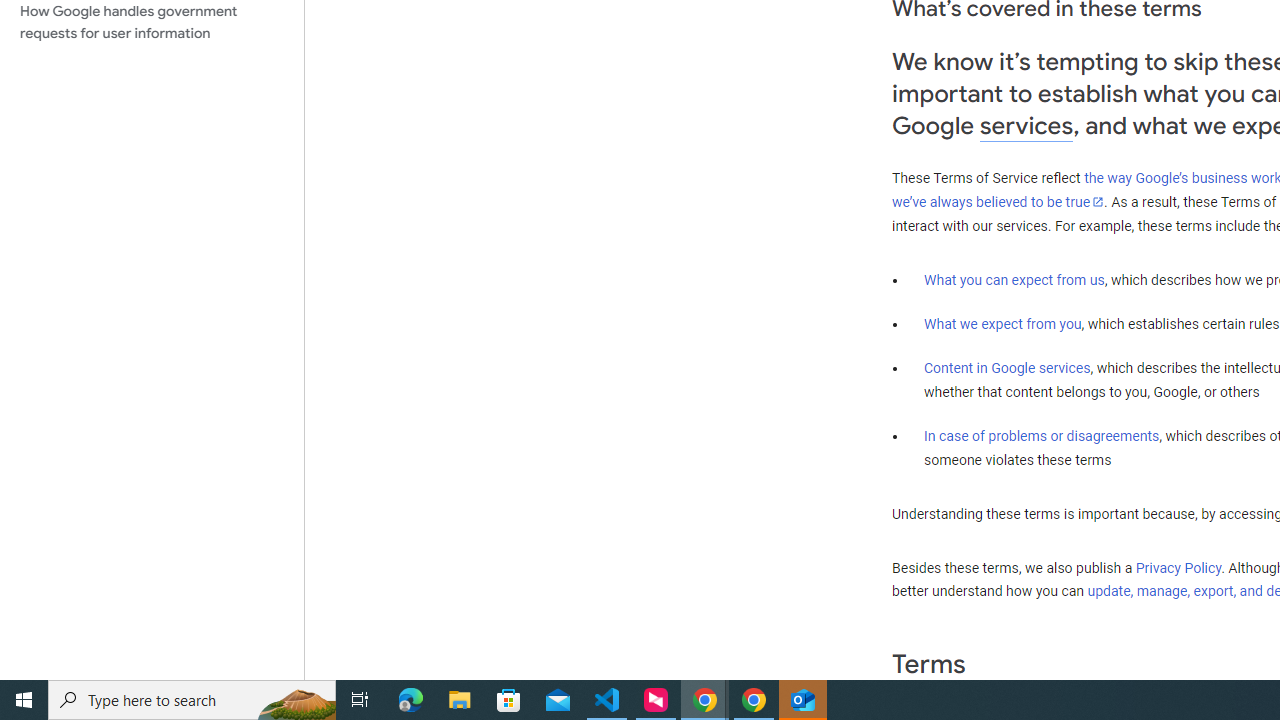 The height and width of the screenshot is (720, 1280). I want to click on 'Privacy Policy', so click(1178, 567).